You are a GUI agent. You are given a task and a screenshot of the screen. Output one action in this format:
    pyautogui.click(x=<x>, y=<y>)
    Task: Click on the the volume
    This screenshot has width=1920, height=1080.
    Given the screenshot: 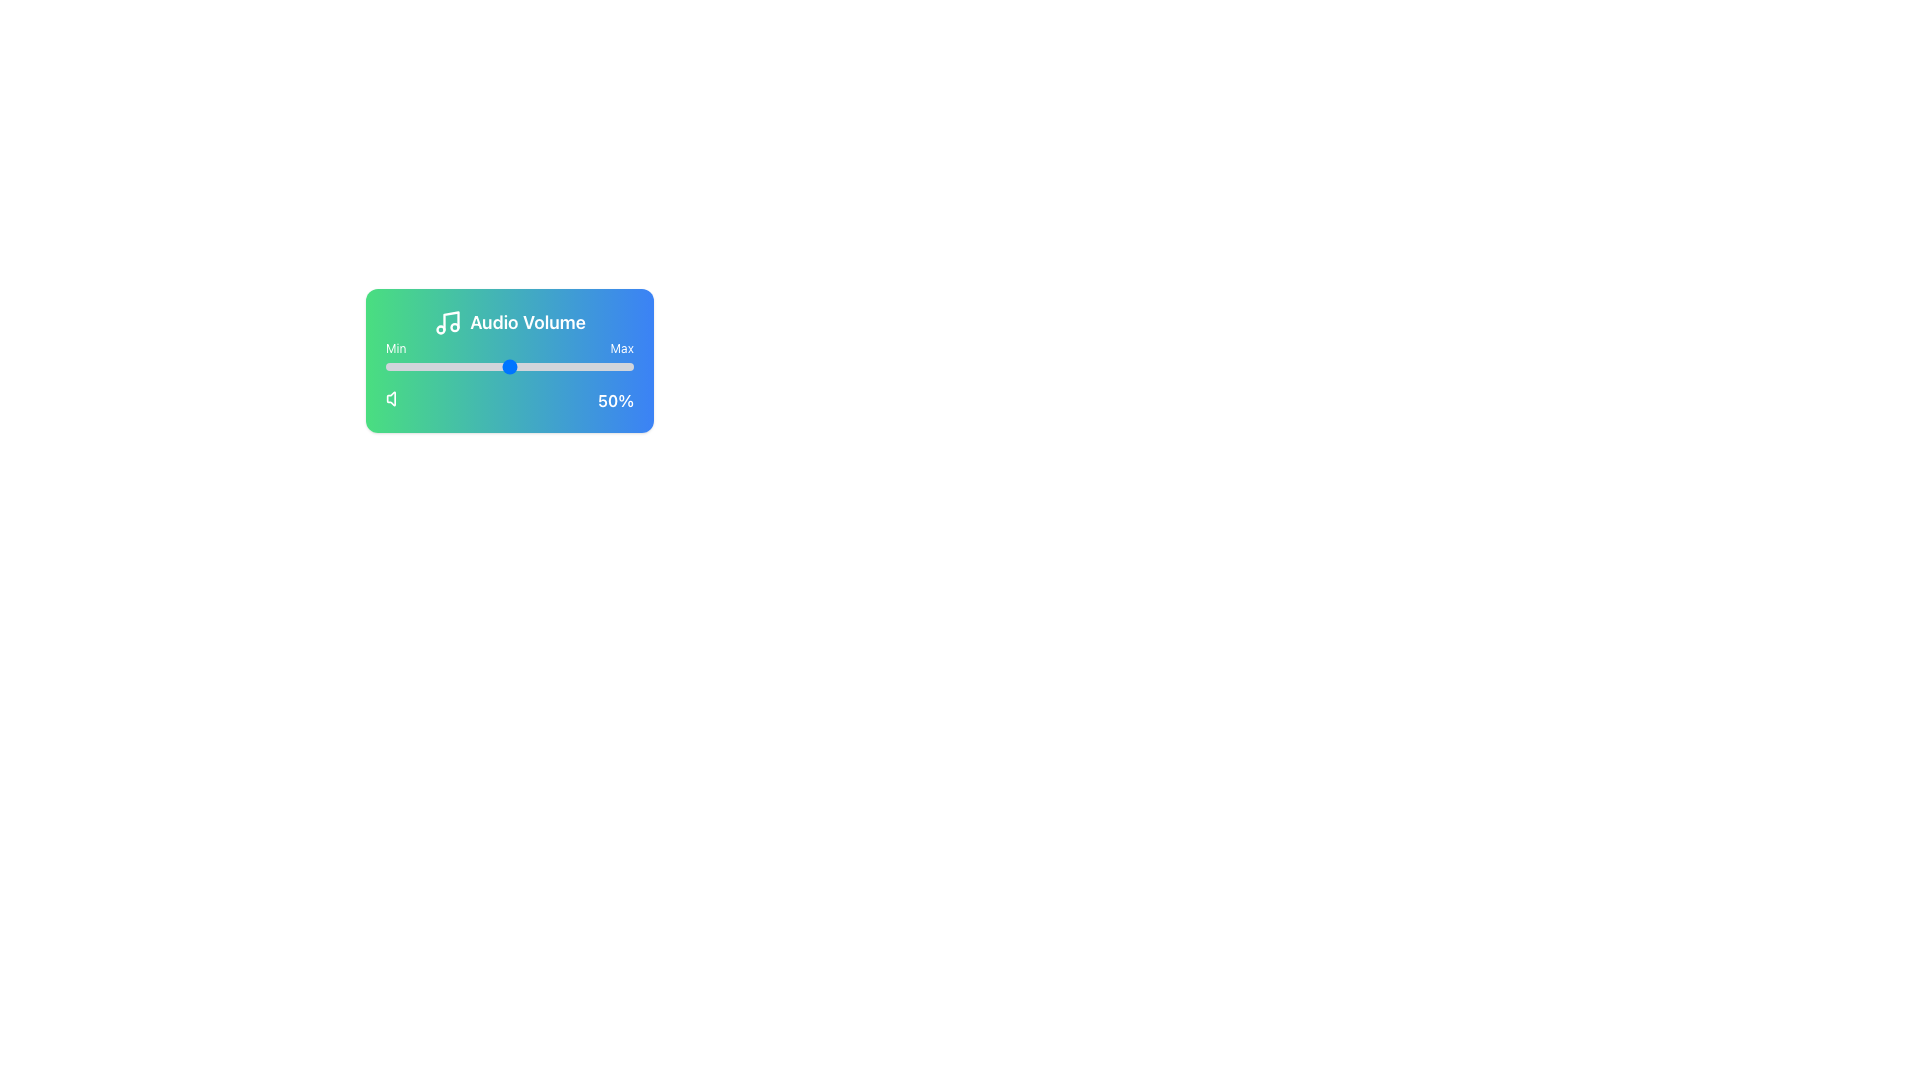 What is the action you would take?
    pyautogui.click(x=590, y=366)
    